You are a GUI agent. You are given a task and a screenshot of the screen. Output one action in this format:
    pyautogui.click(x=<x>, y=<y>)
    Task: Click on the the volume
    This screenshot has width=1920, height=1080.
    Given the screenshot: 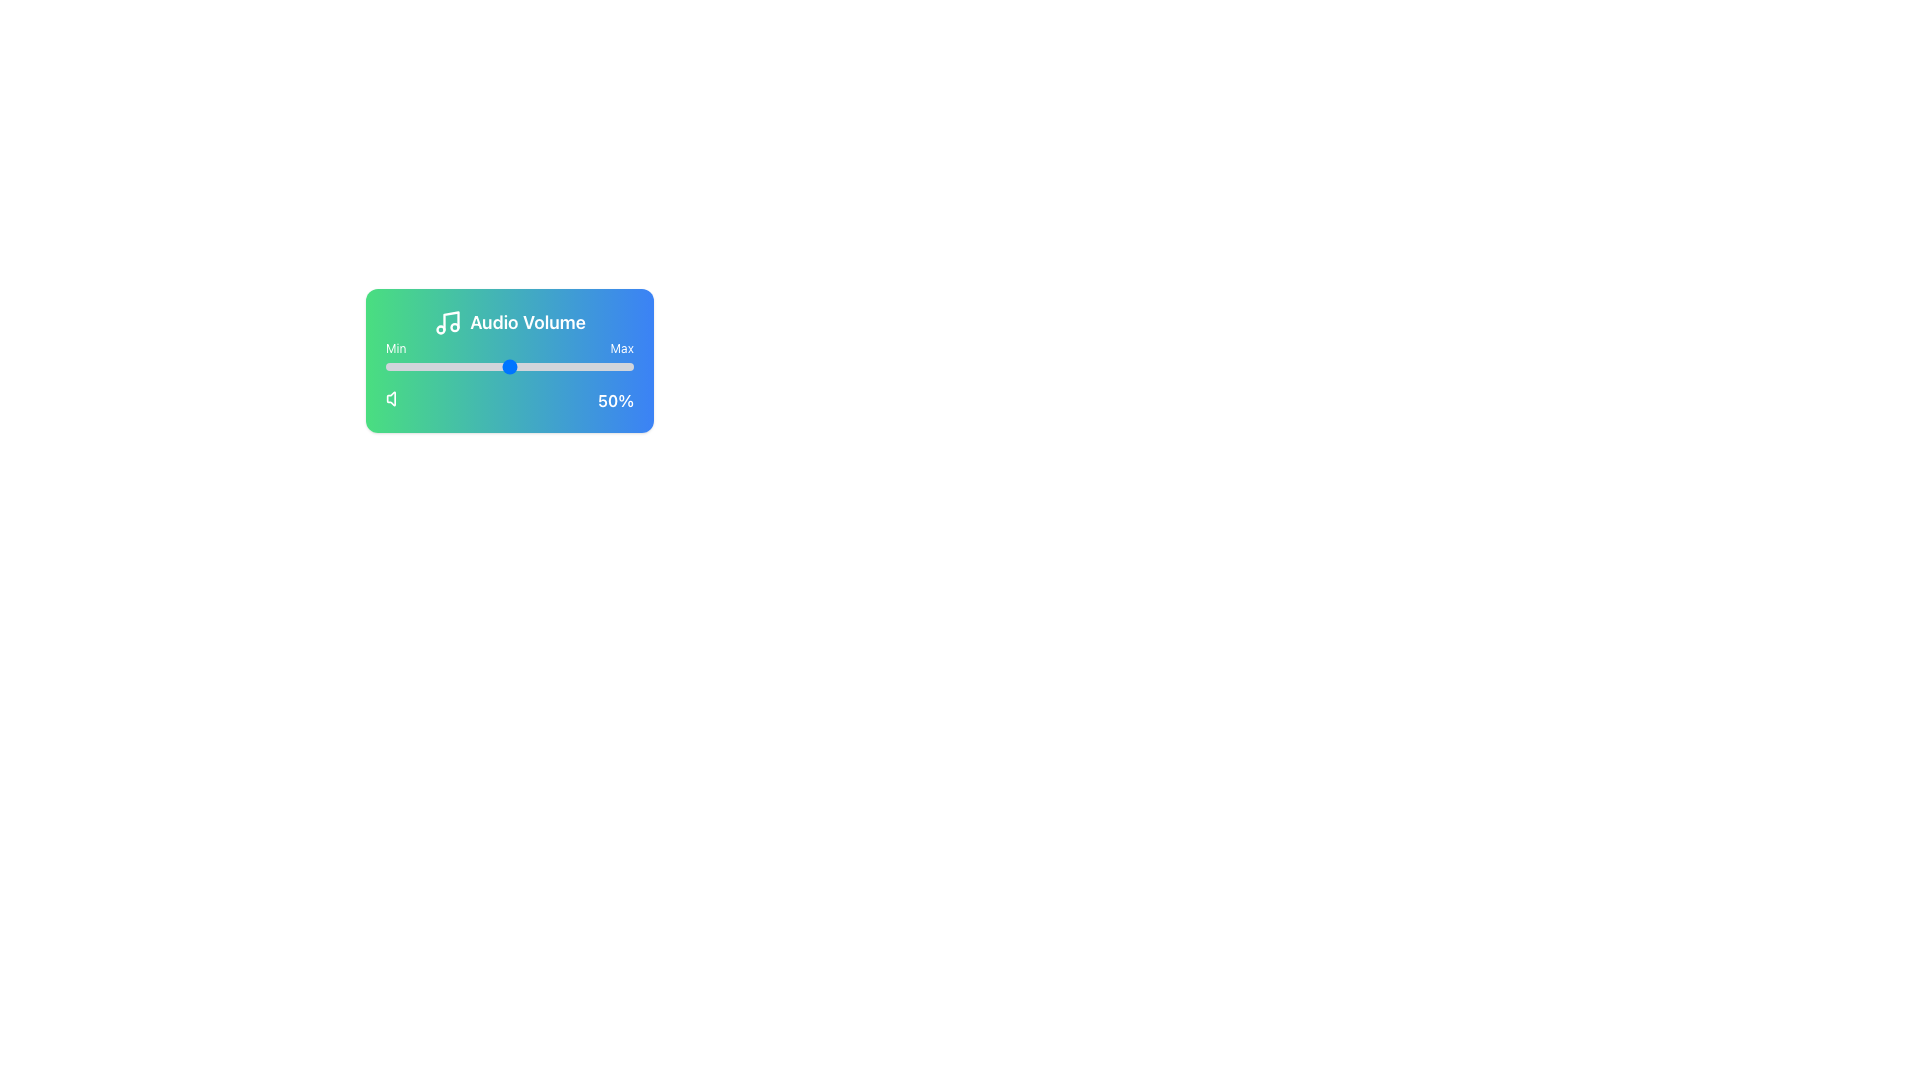 What is the action you would take?
    pyautogui.click(x=590, y=366)
    